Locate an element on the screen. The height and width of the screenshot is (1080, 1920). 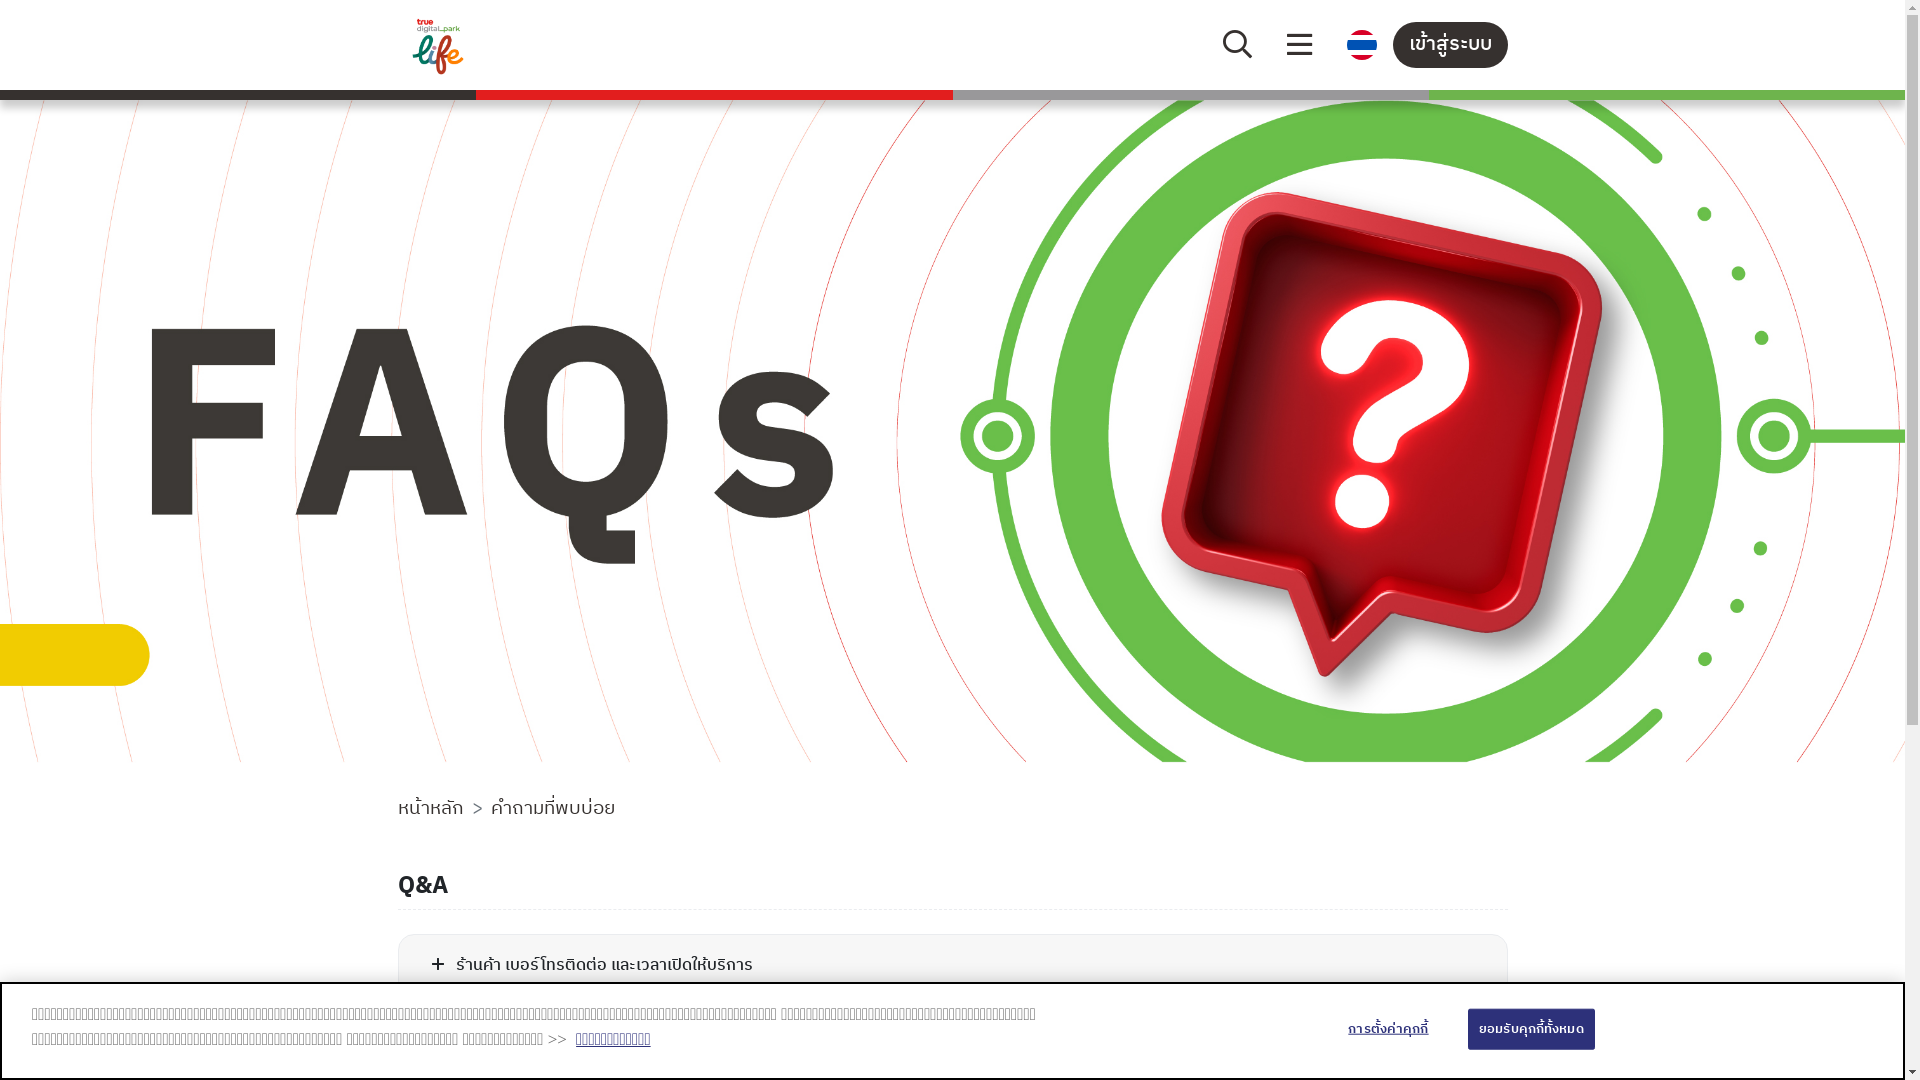
'101 True Digital Park' is located at coordinates (525, 45).